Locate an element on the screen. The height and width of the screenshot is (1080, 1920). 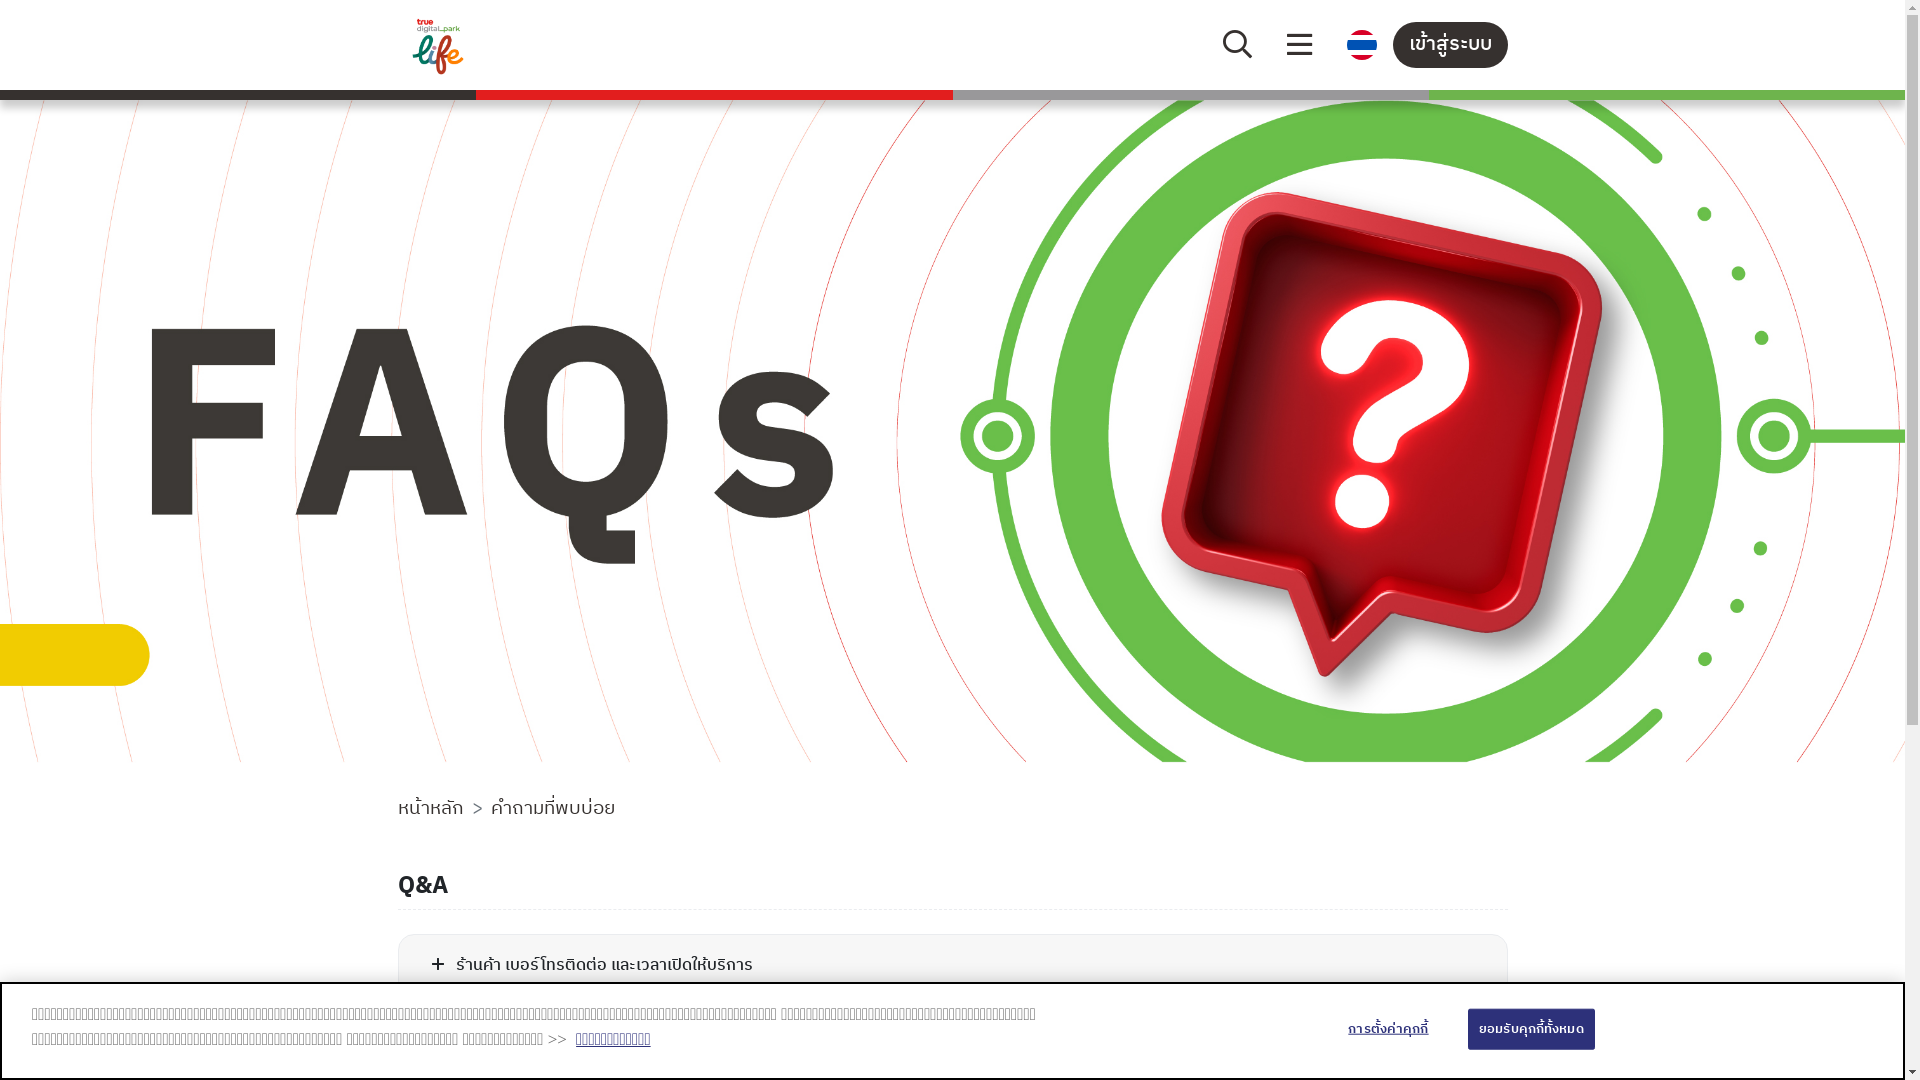
'101 True Digital Park' is located at coordinates (525, 45).